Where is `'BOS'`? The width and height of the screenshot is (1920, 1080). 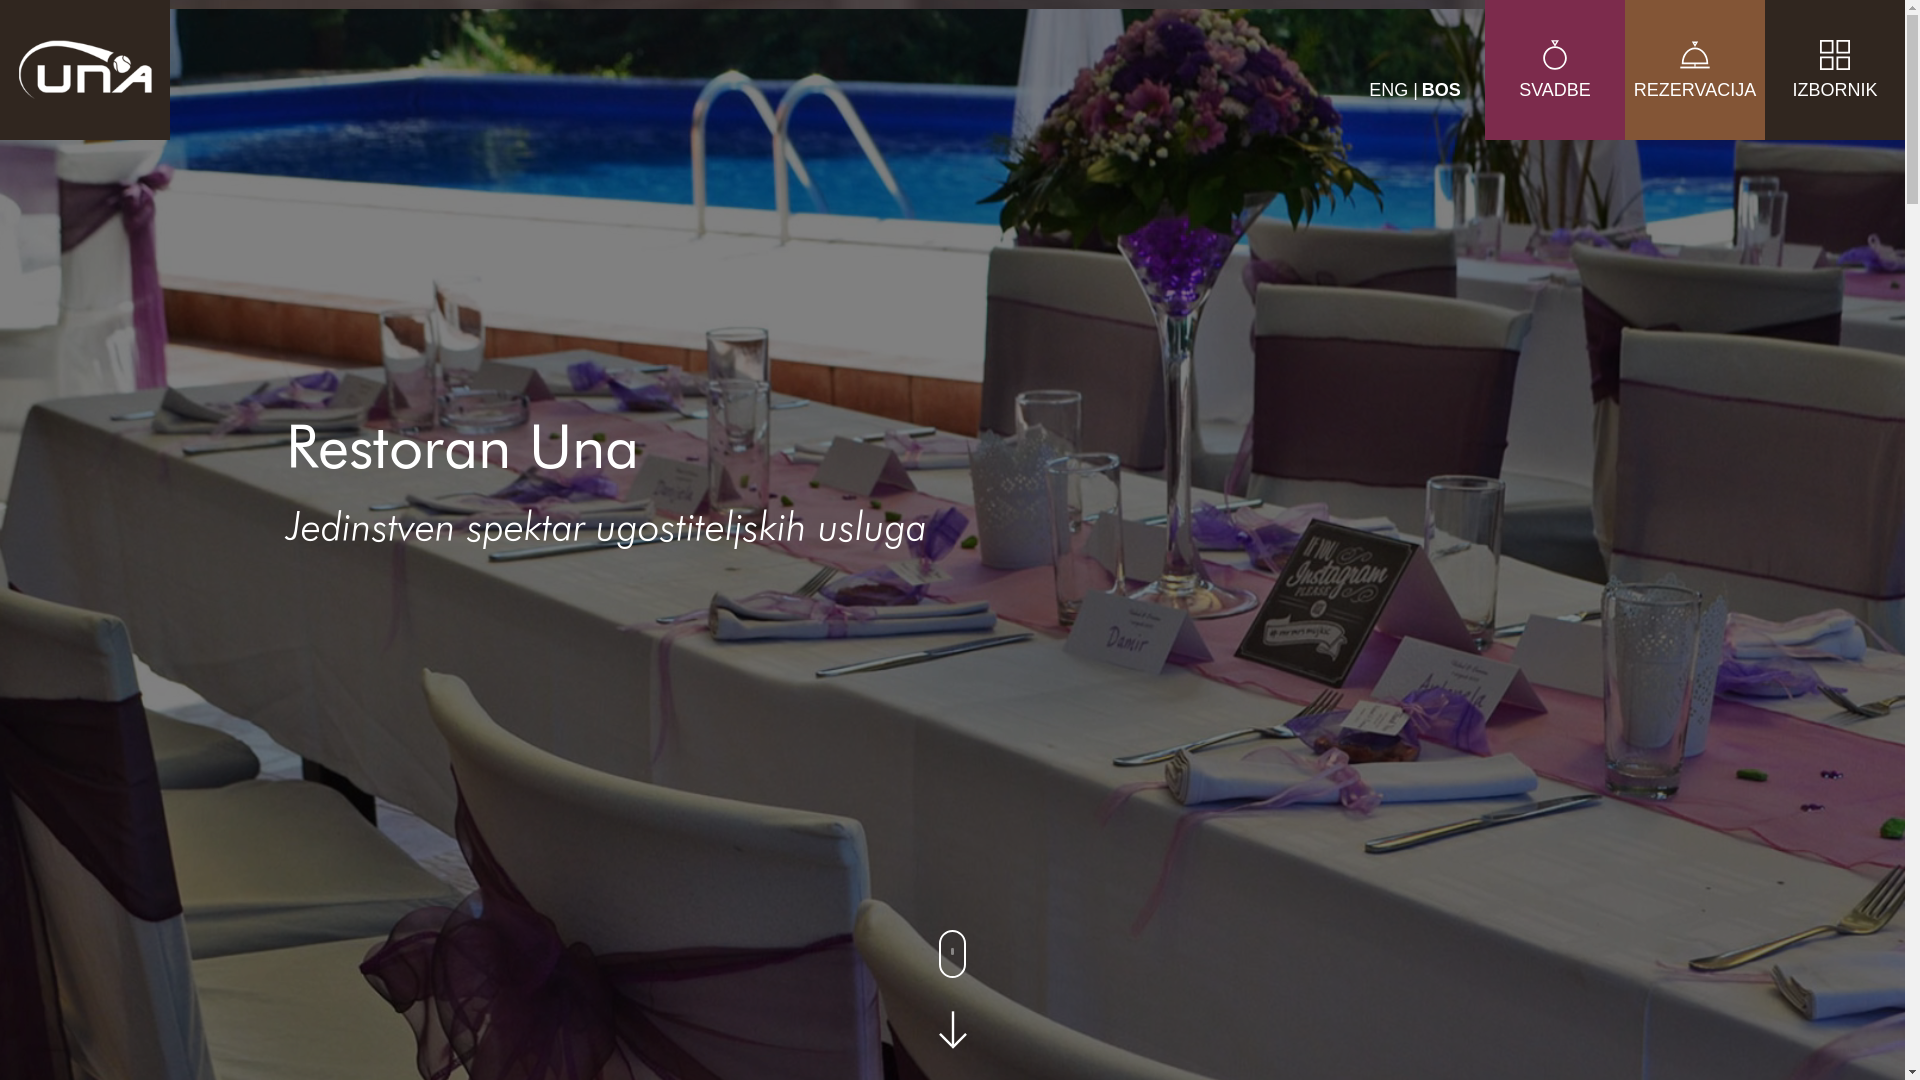
'BOS' is located at coordinates (1441, 88).